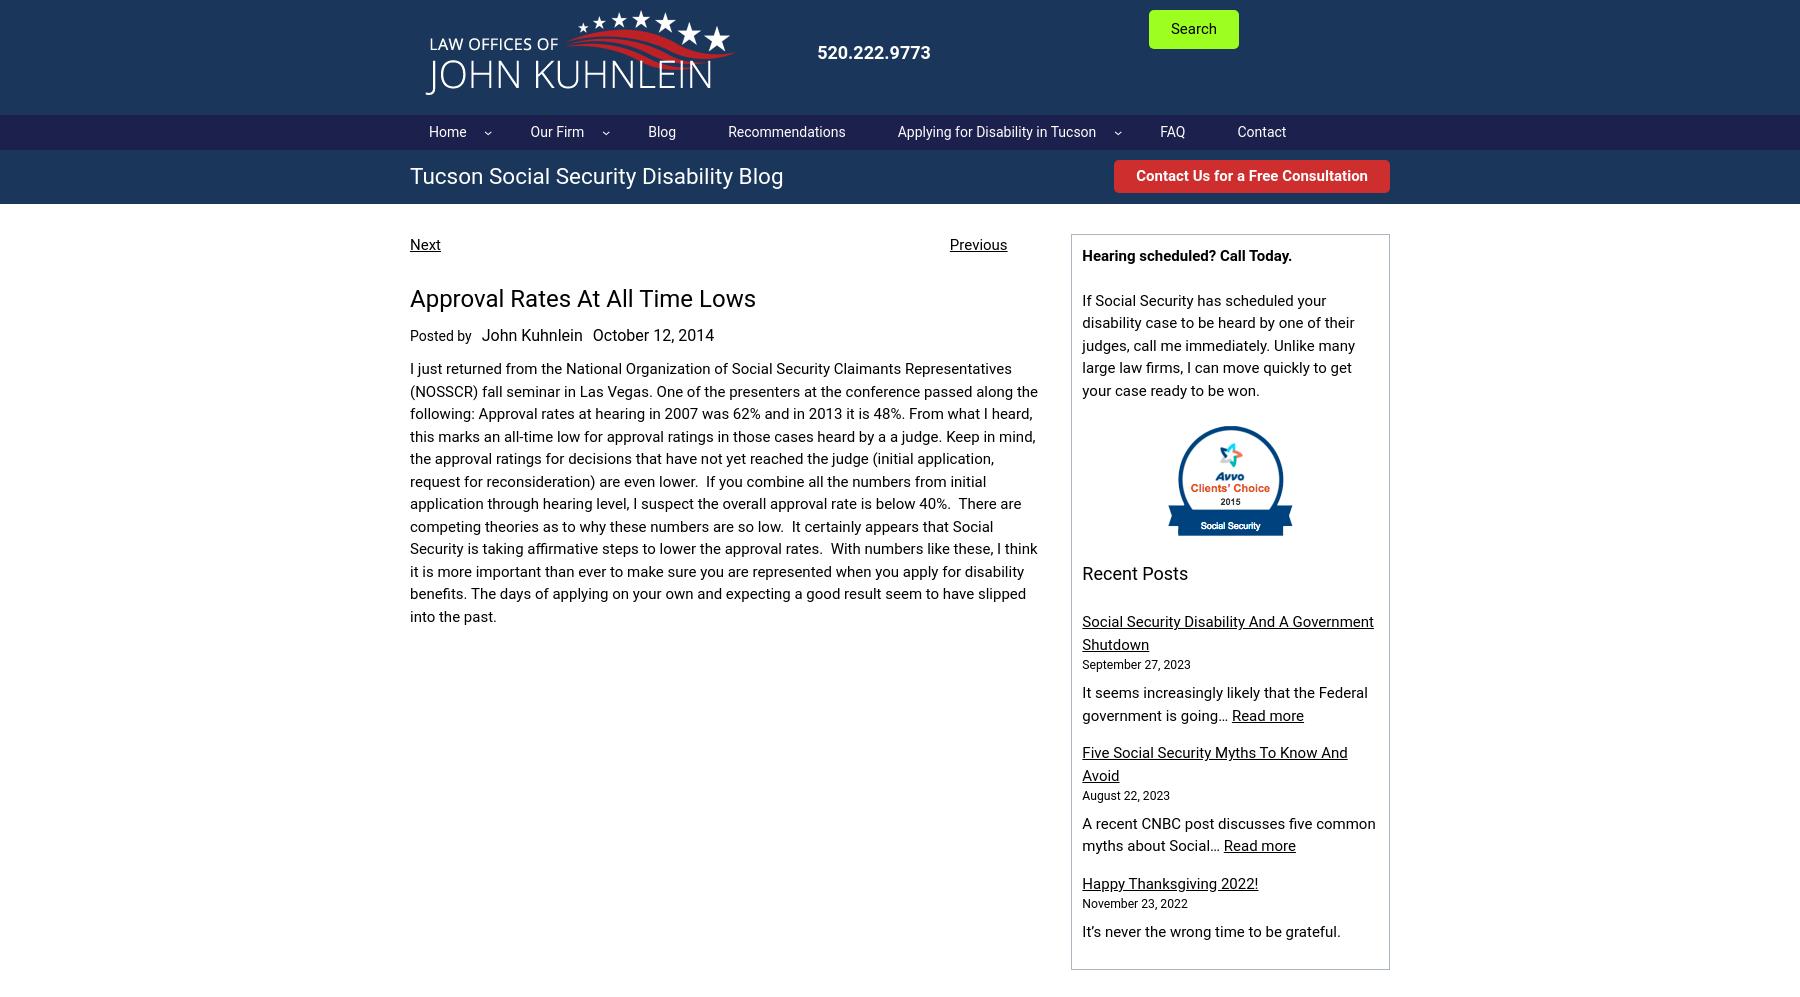  What do you see at coordinates (1213, 764) in the screenshot?
I see `'Five Social Security Myths To Know And Avoid'` at bounding box center [1213, 764].